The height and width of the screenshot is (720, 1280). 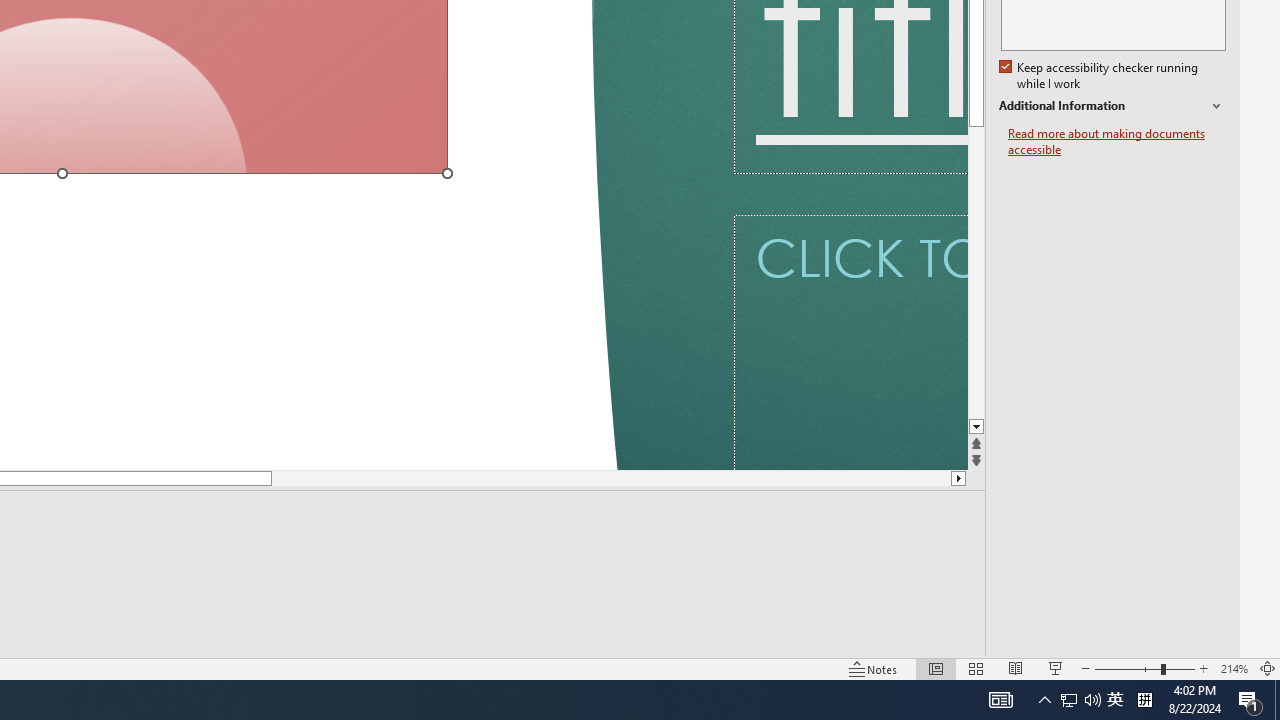 What do you see at coordinates (874, 669) in the screenshot?
I see `'Notes '` at bounding box center [874, 669].